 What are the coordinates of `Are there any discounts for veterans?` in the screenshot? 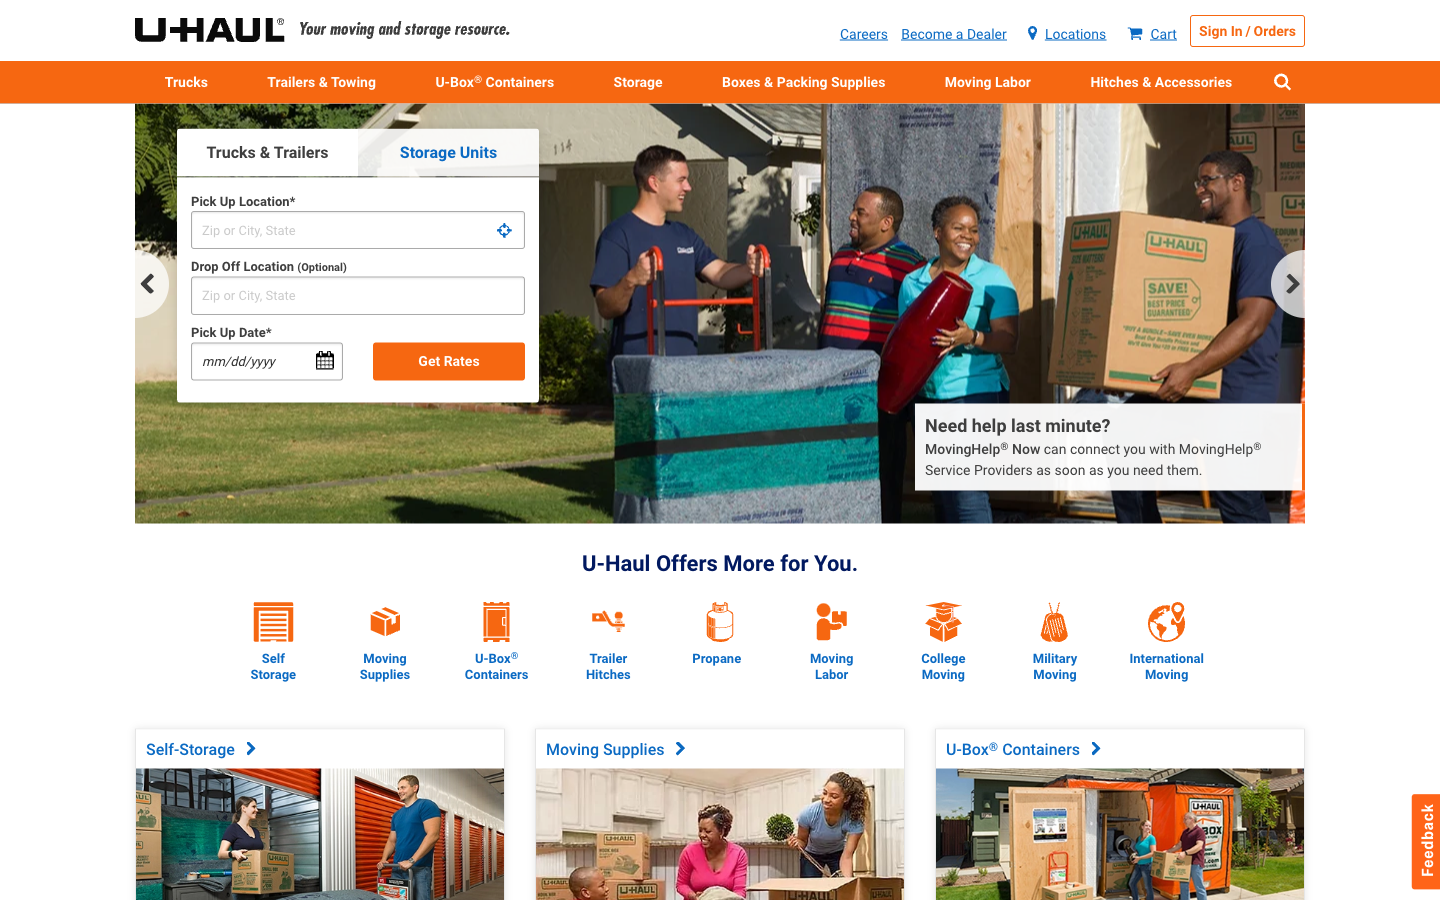 It's located at (1054, 604).